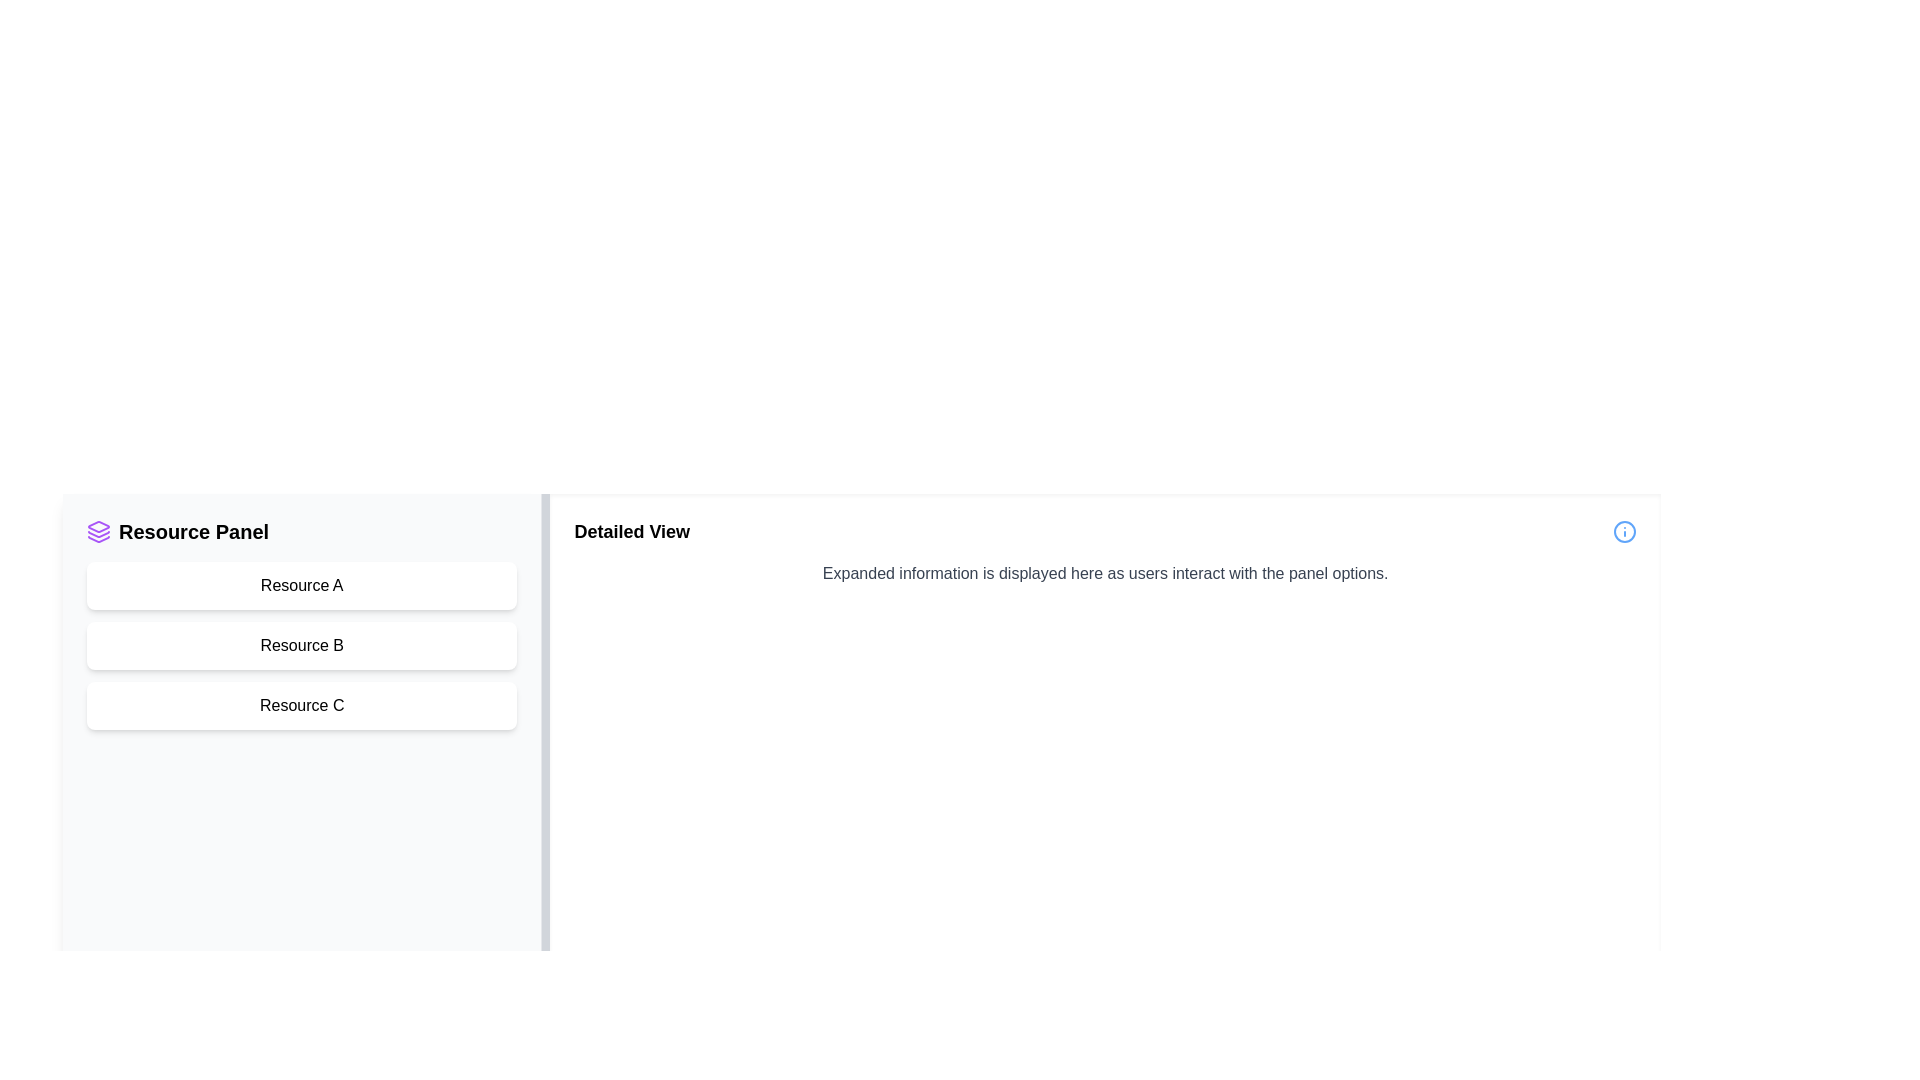 The height and width of the screenshot is (1080, 1920). I want to click on the purple graphical icon component, which is a stack of rectangles with rounded edges, located next to the 'Resource Panel' text, so click(98, 532).